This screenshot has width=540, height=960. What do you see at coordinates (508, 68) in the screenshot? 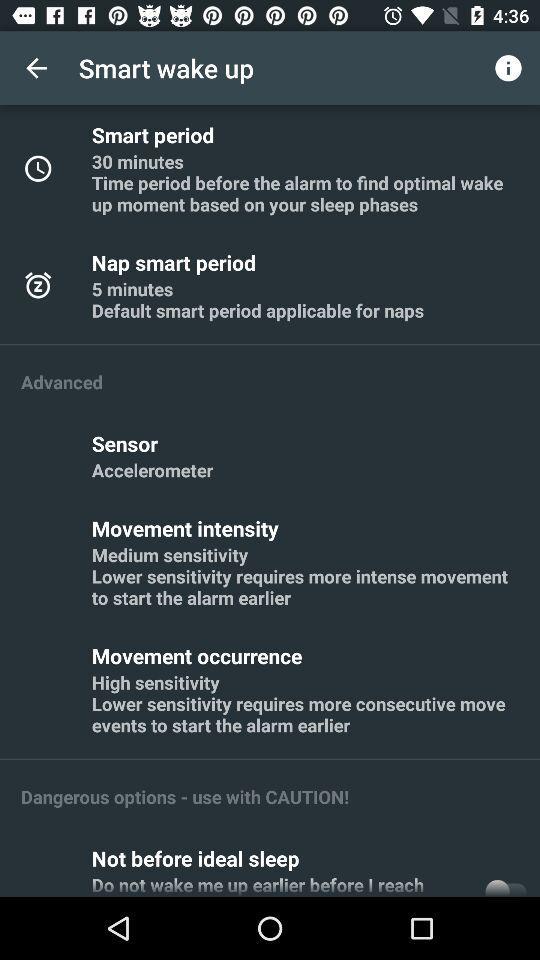
I see `the icon at the top right corner` at bounding box center [508, 68].